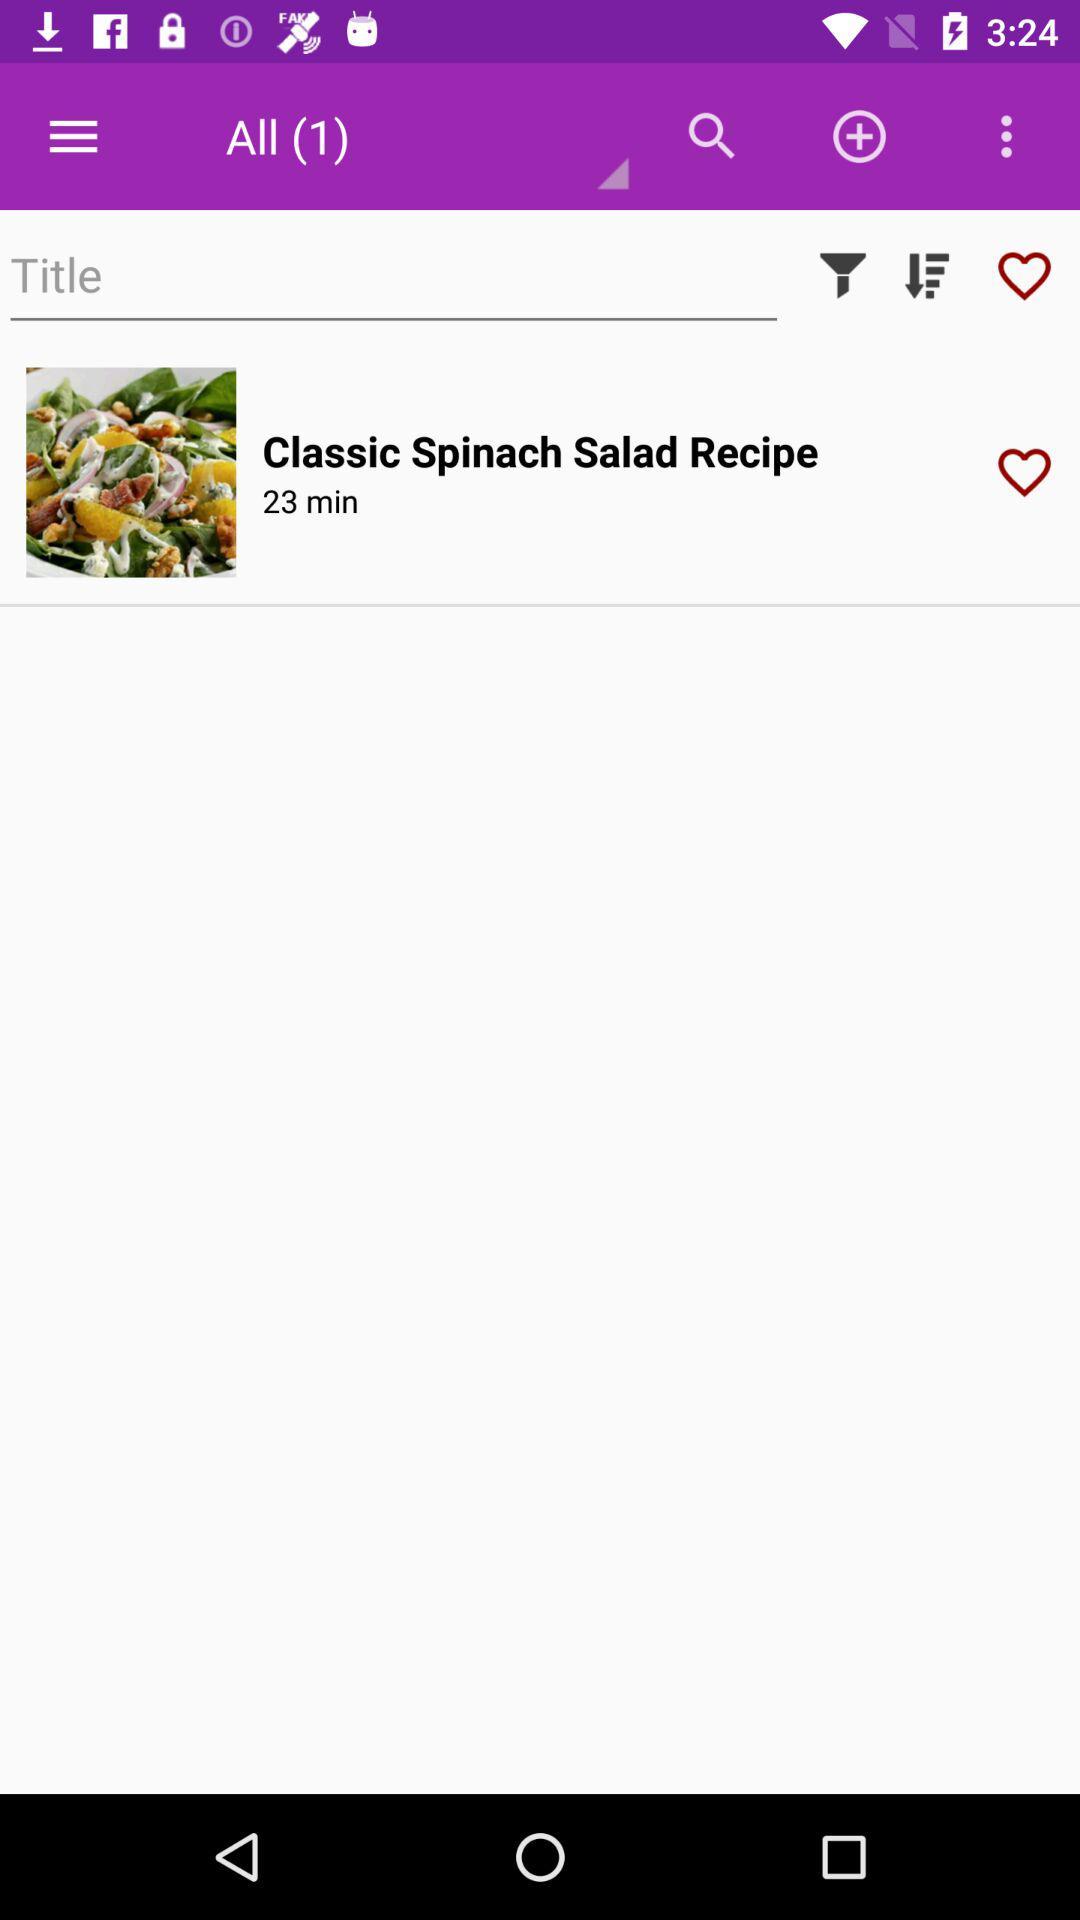 The image size is (1080, 1920). Describe the element at coordinates (1006, 136) in the screenshot. I see `the options icon` at that location.